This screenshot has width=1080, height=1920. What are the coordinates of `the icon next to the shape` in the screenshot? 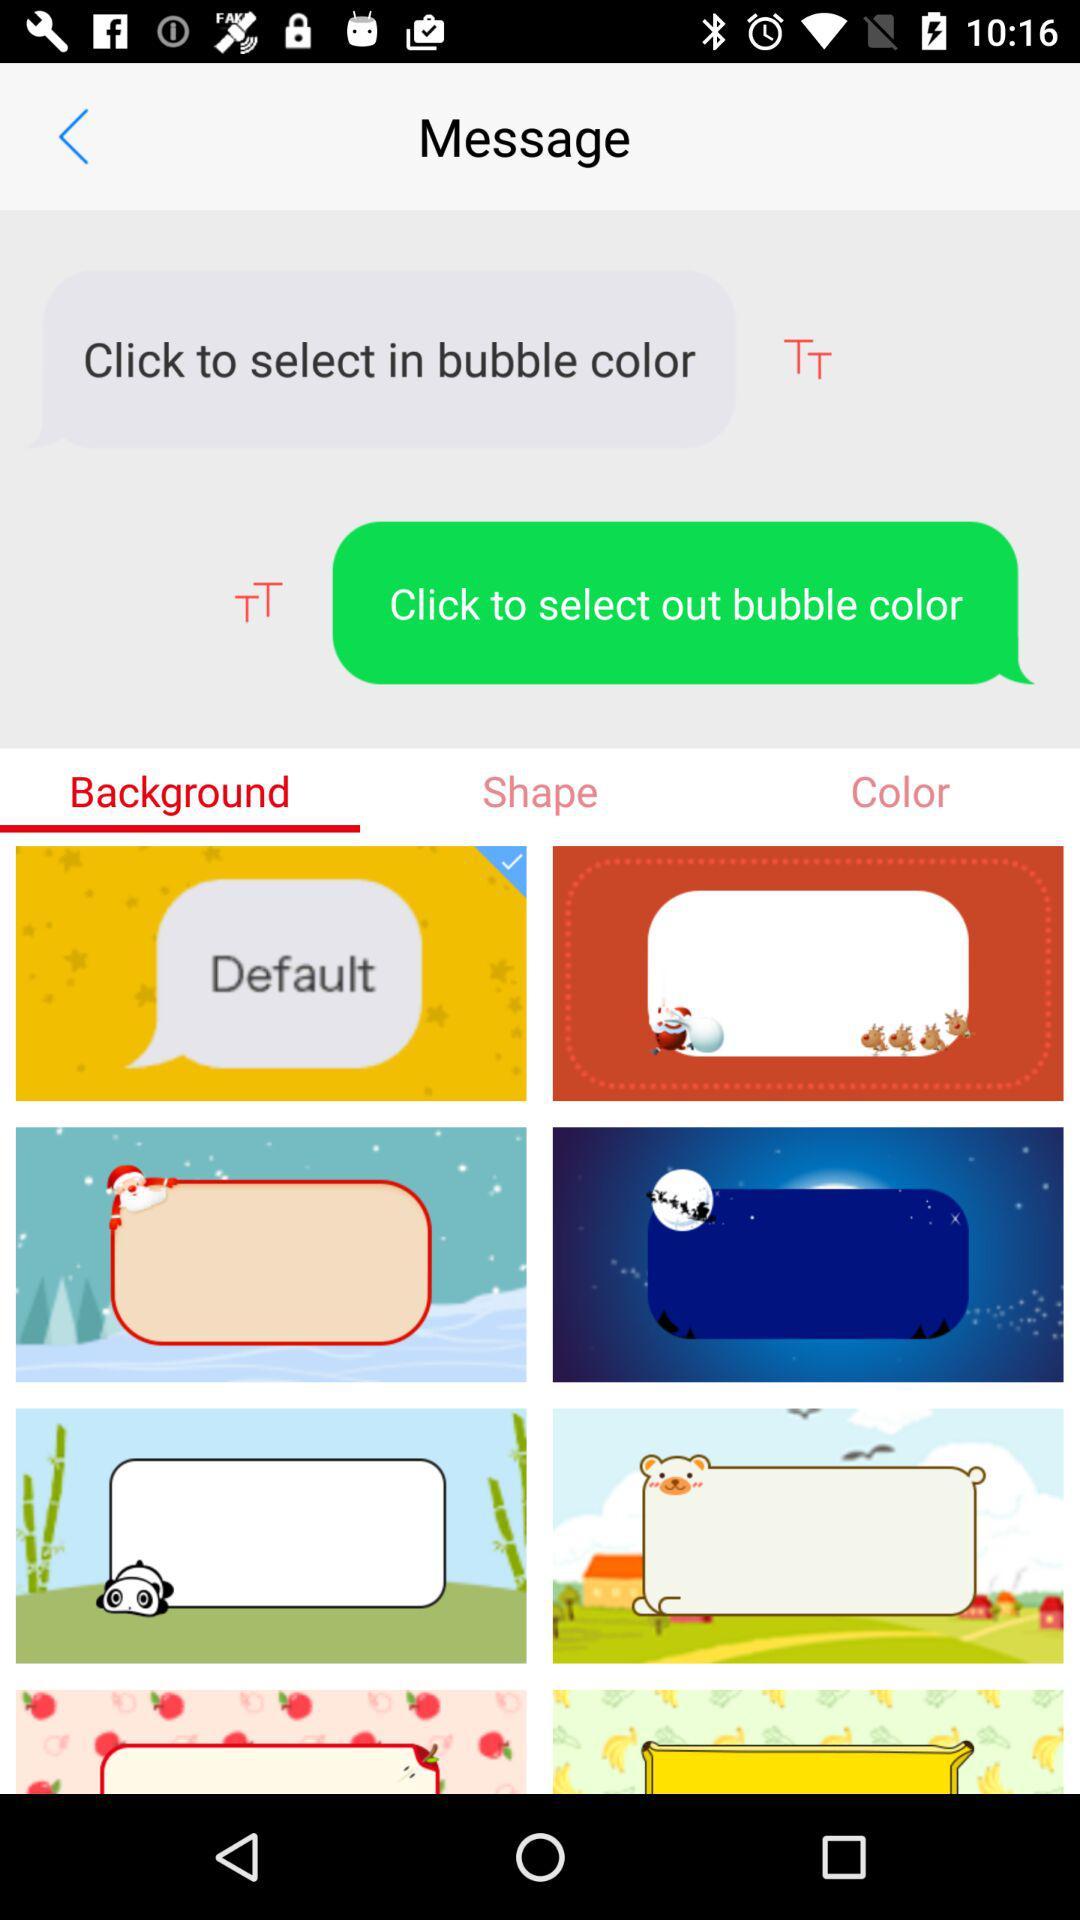 It's located at (180, 789).